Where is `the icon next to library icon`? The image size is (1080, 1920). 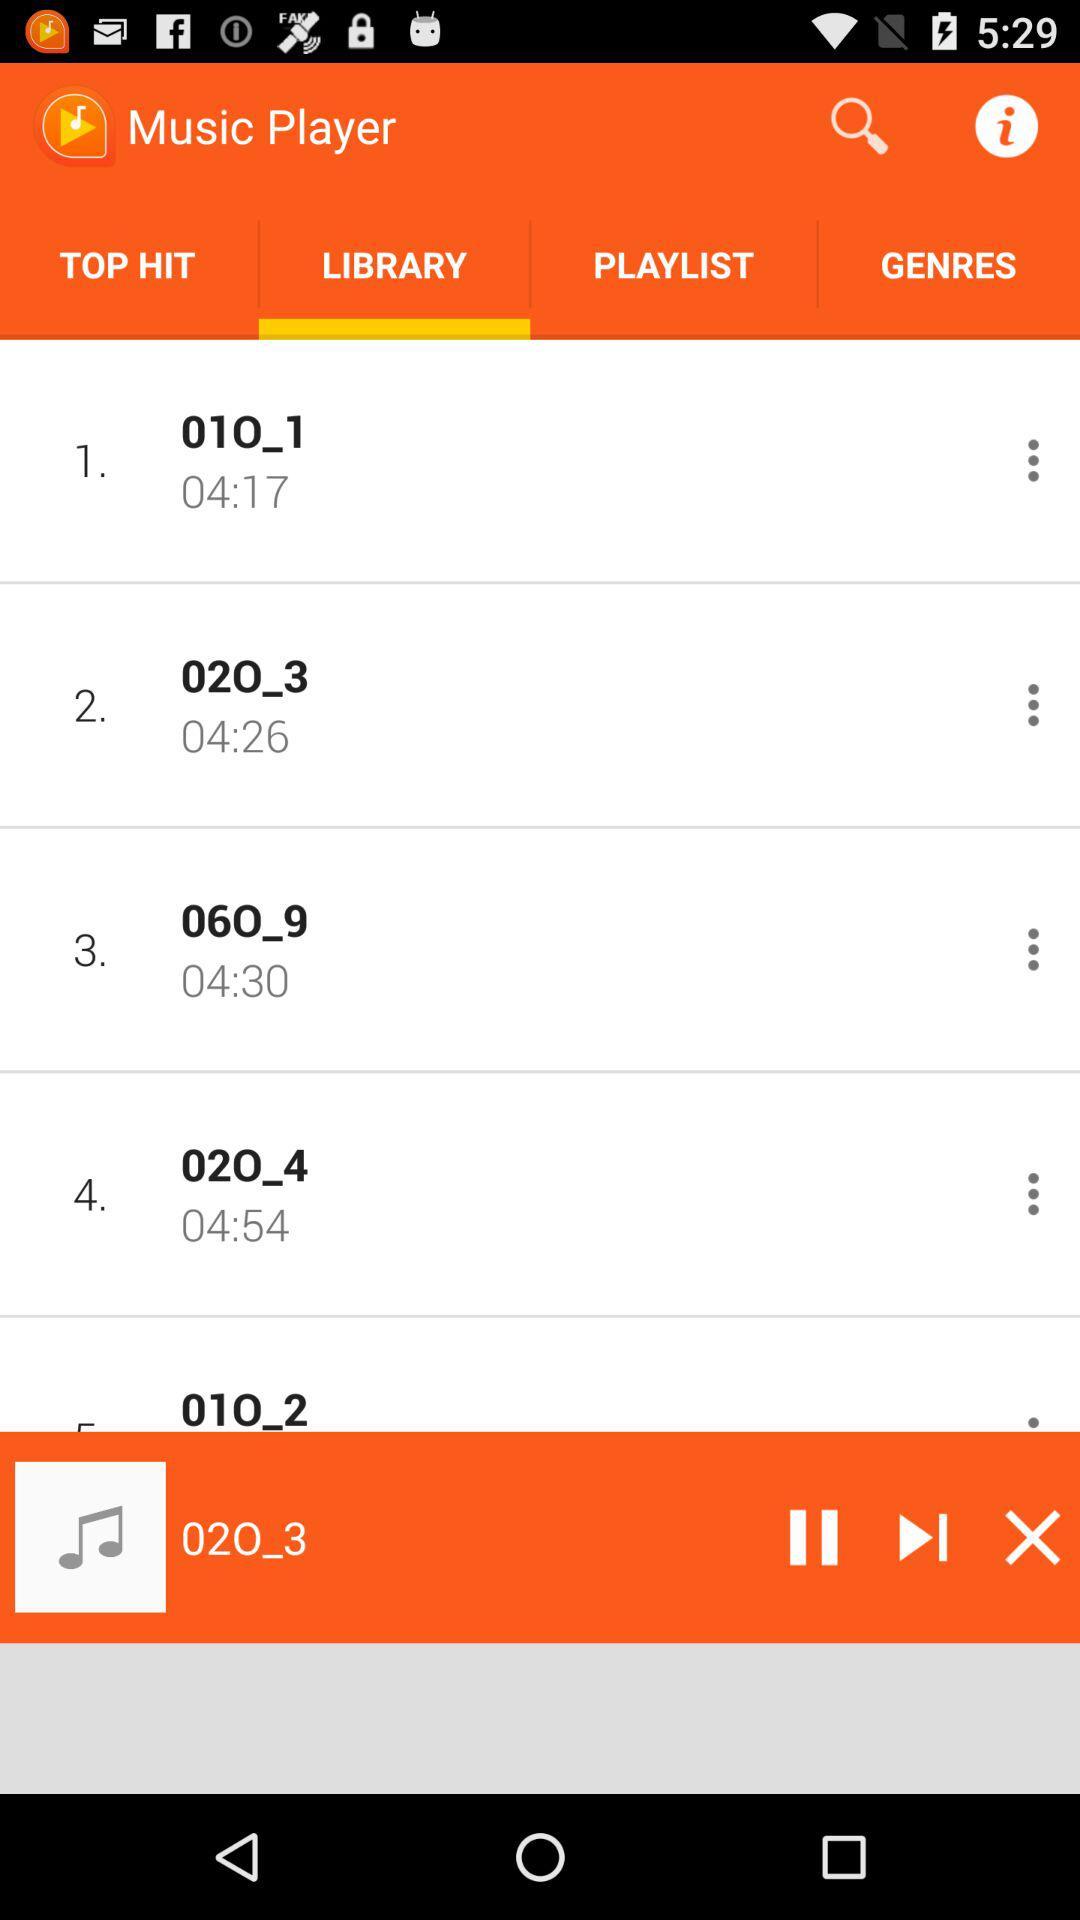
the icon next to library icon is located at coordinates (129, 263).